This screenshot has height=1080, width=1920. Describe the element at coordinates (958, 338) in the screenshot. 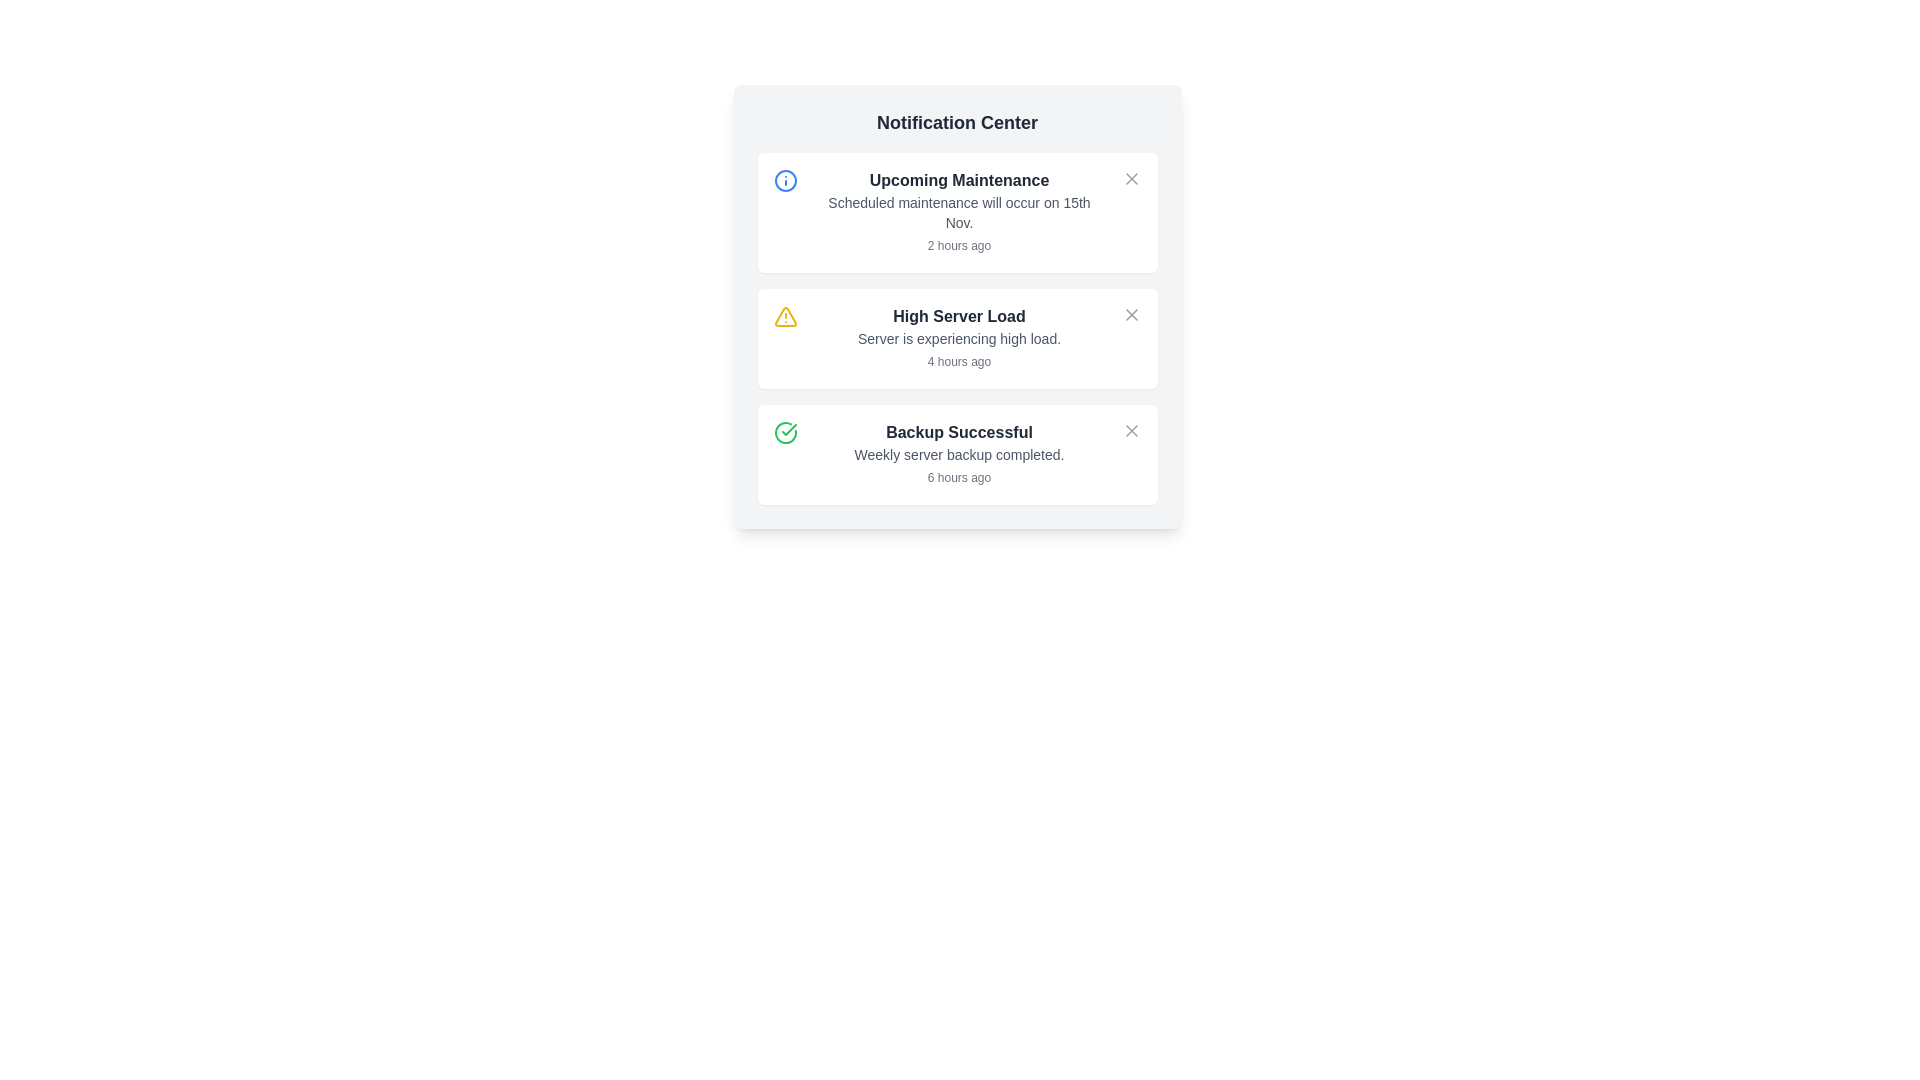

I see `the text element that reads 'Server is experiencing high load.' which is styled in a small font size and gray color, positioned centrally below the title 'High Server Load'` at that location.